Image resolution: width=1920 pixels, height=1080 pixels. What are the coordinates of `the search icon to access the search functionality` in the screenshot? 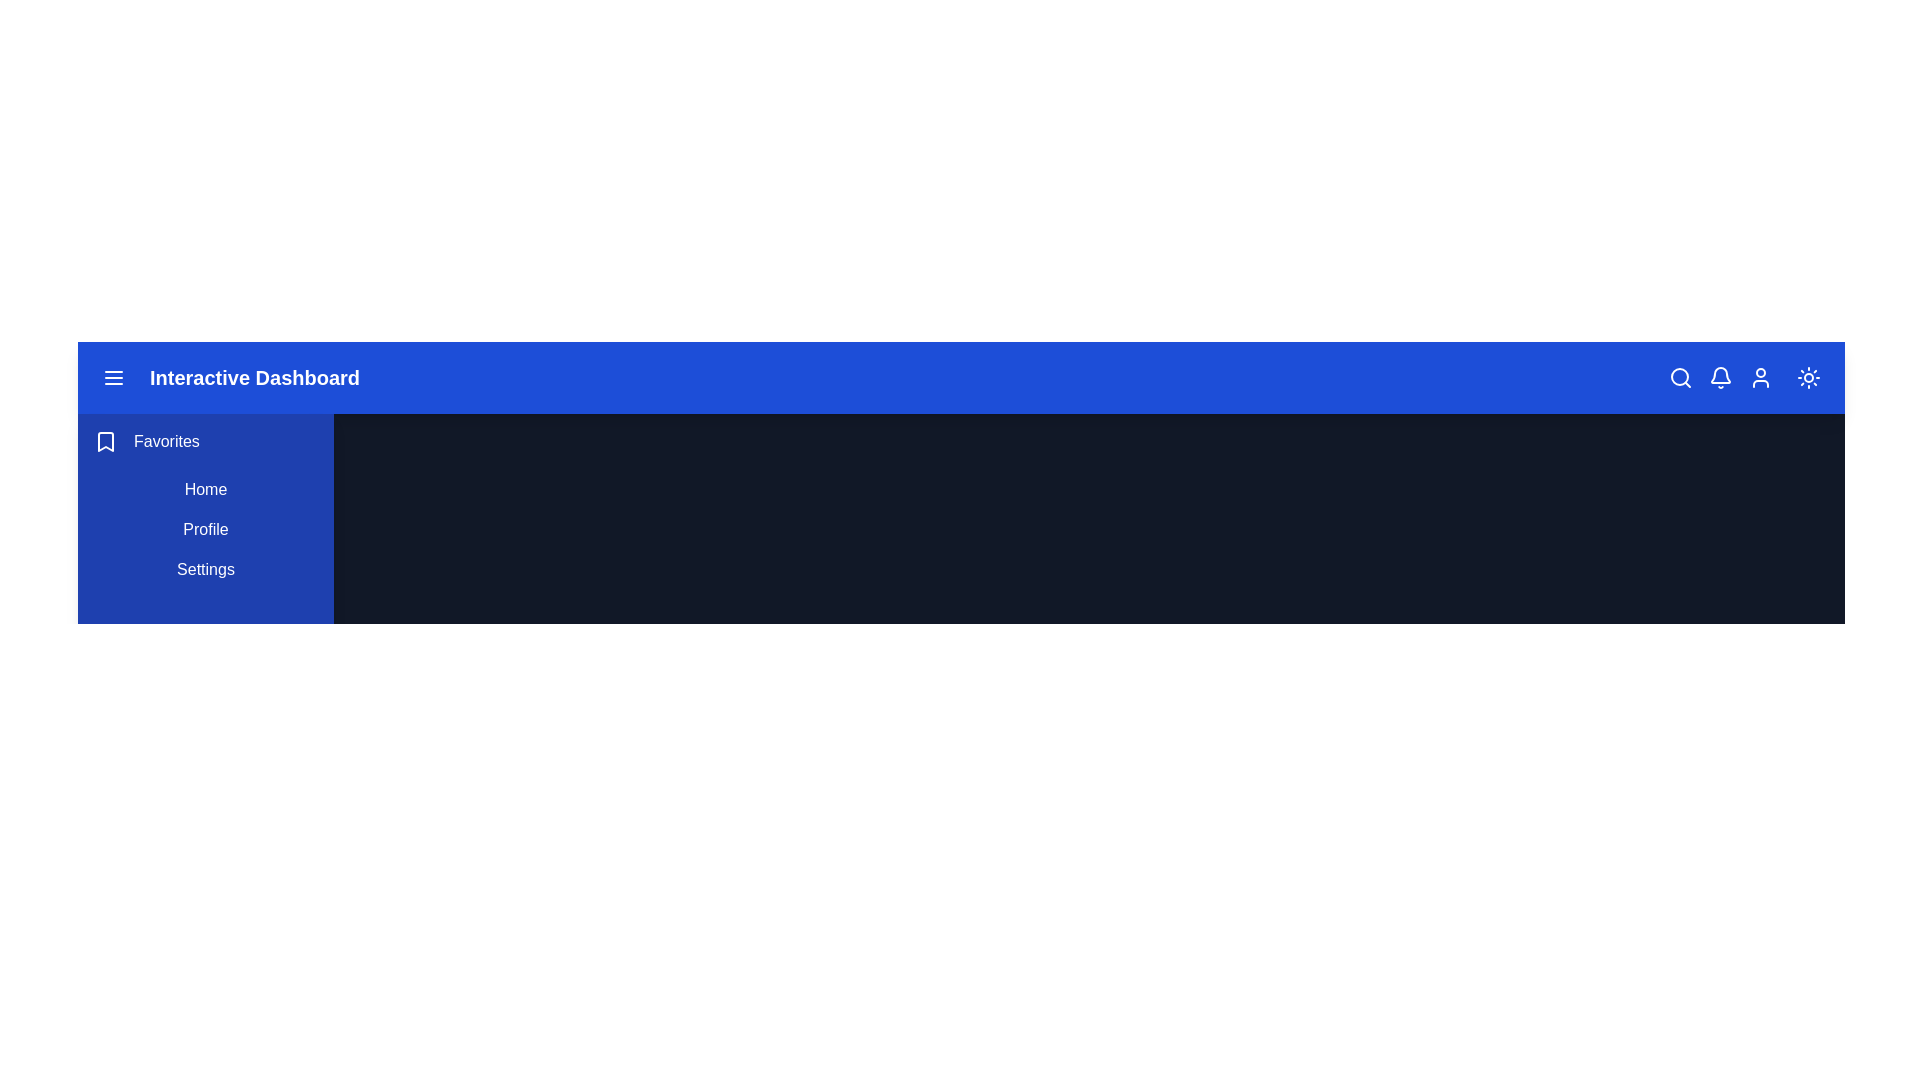 It's located at (1680, 378).